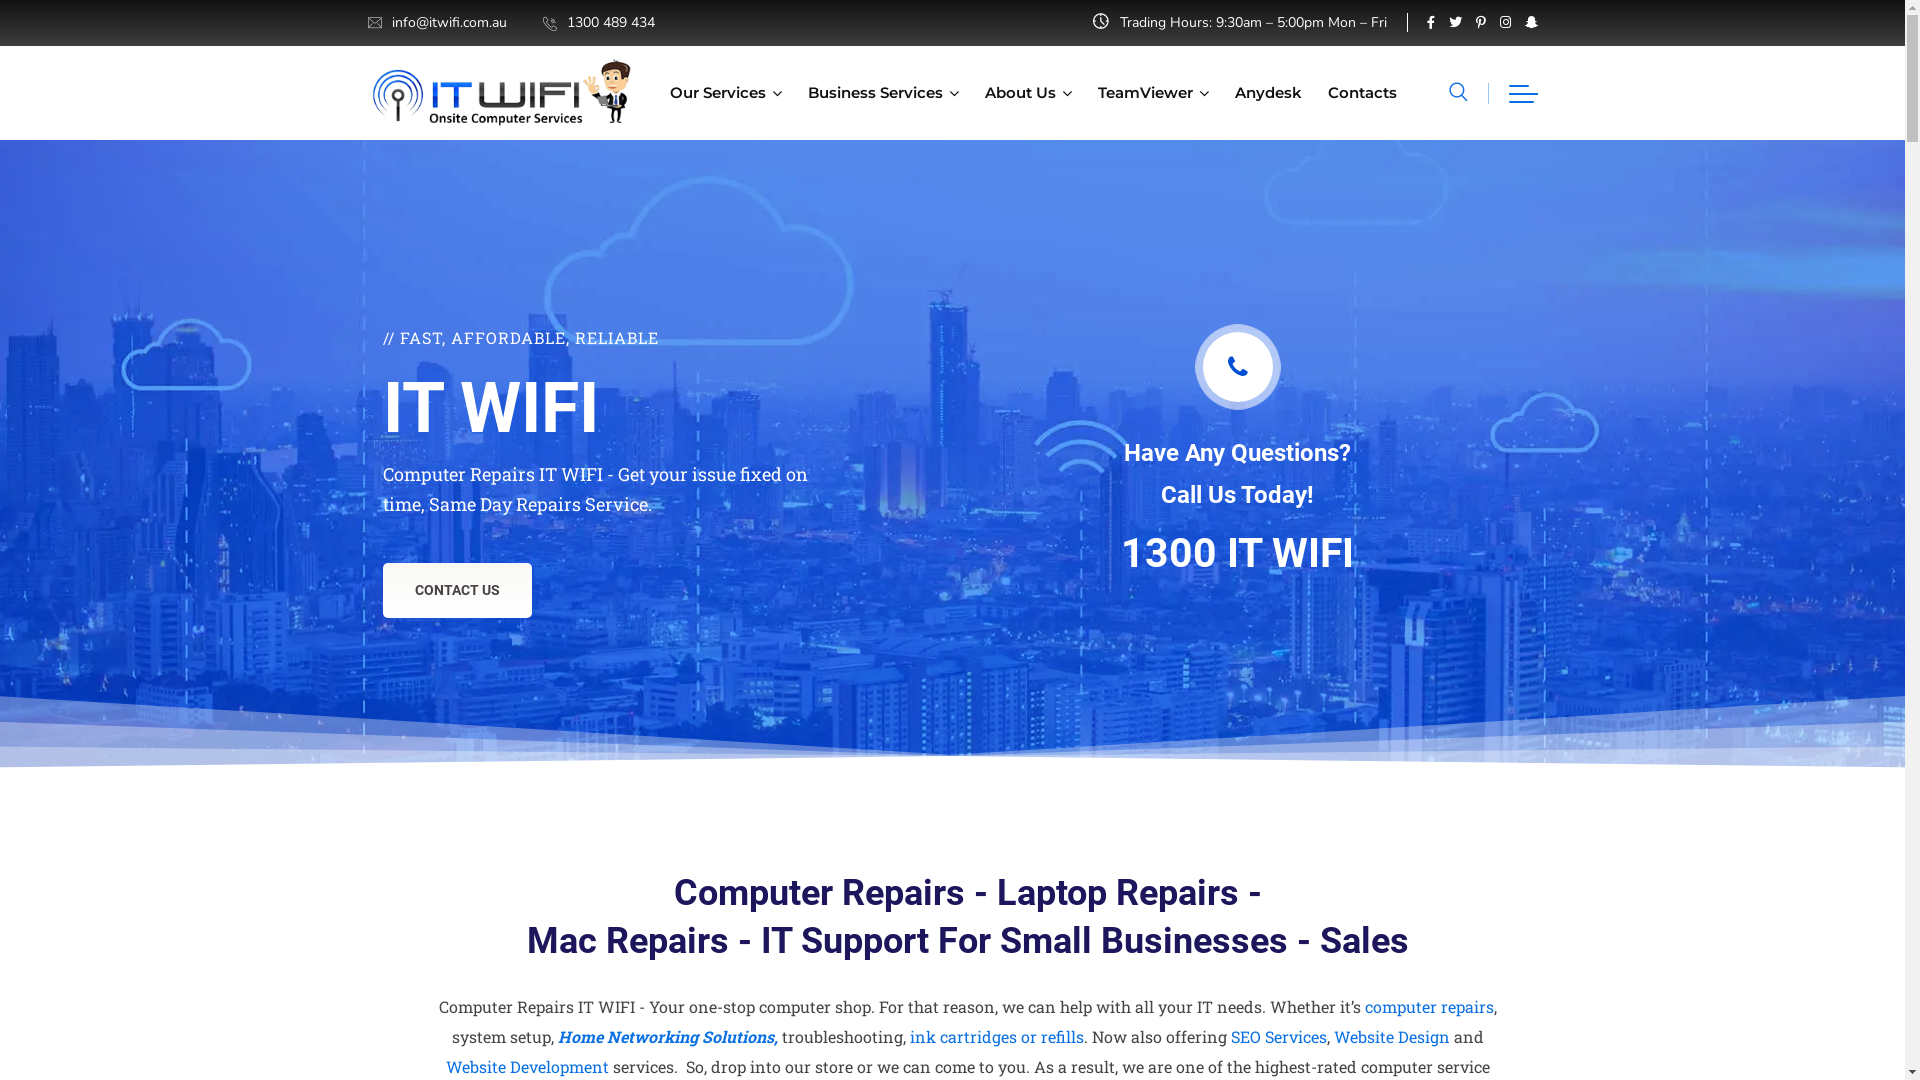 The width and height of the screenshot is (1920, 1080). I want to click on 'info@itwifi.com.au', so click(448, 22).